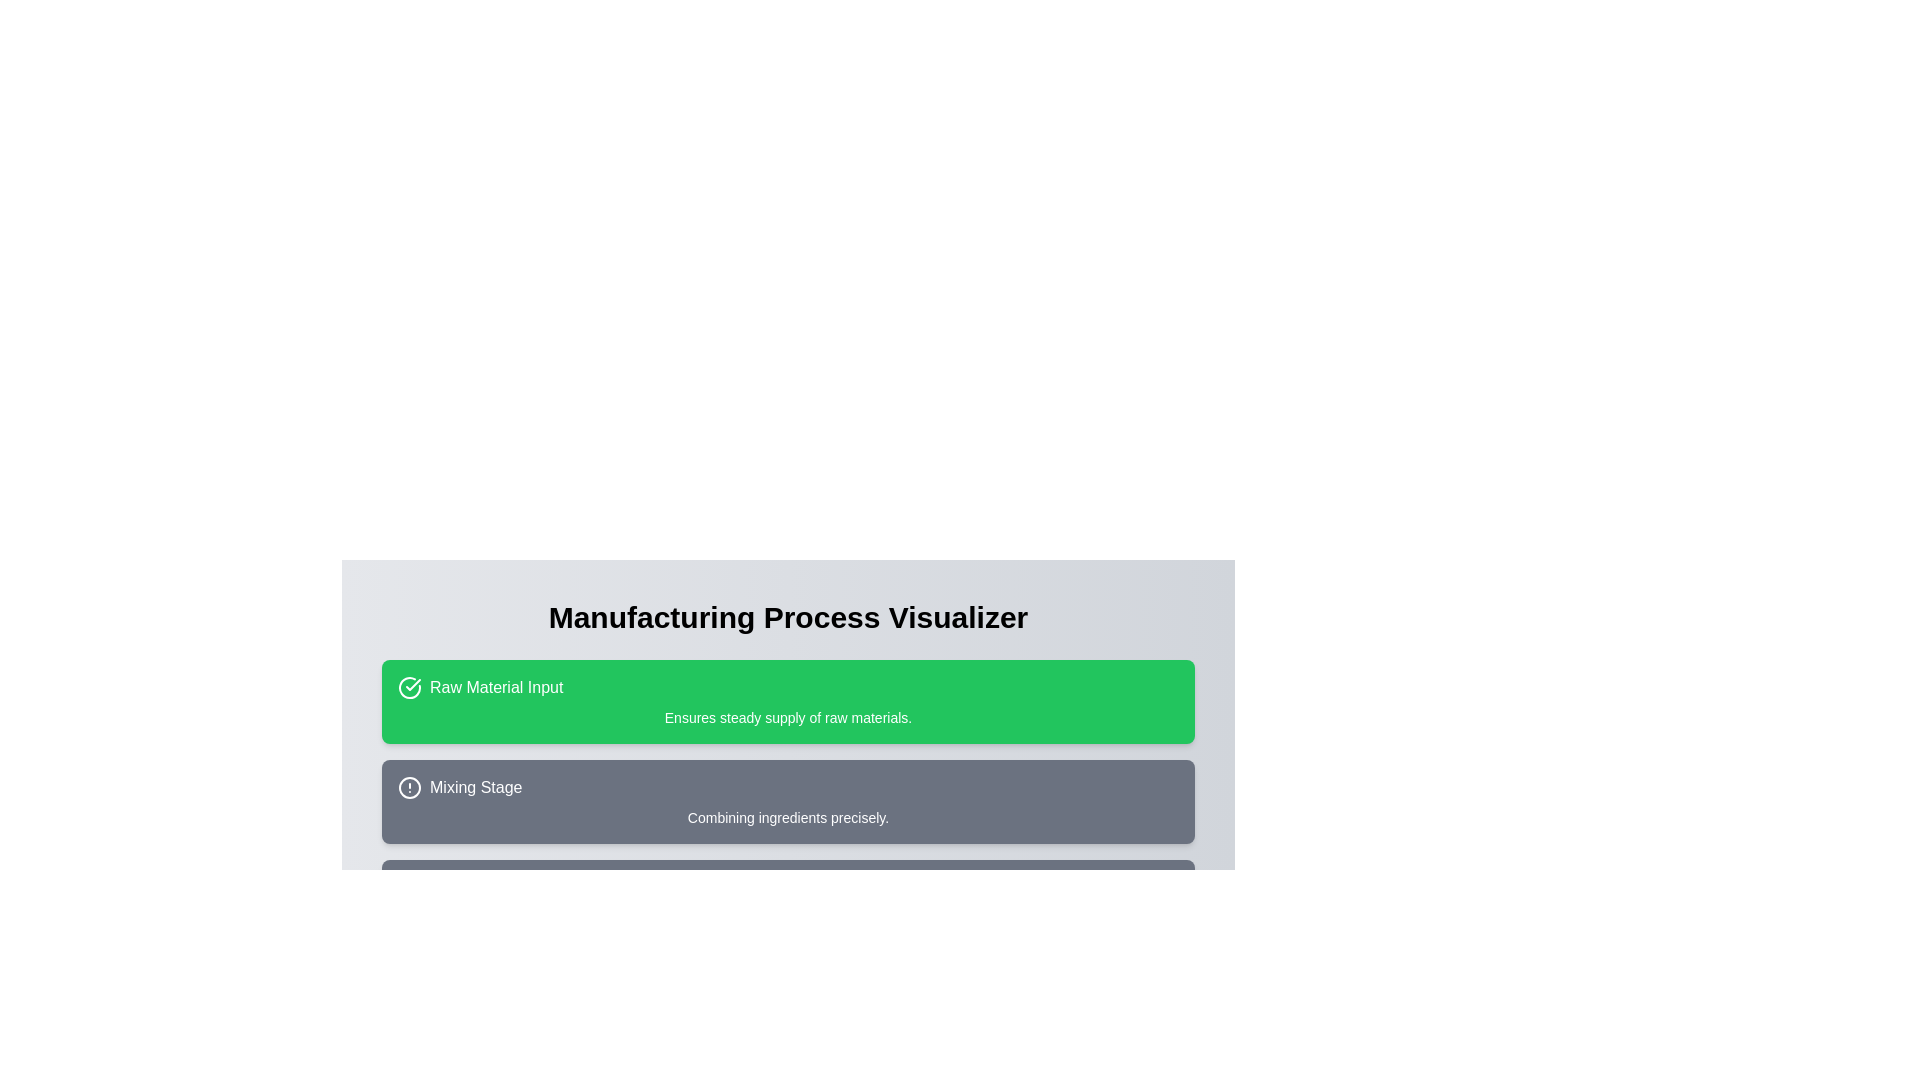  Describe the element at coordinates (496, 686) in the screenshot. I see `the label displaying 'Raw Material Input' with white text on a green background, located to the right of a checkmark icon` at that location.